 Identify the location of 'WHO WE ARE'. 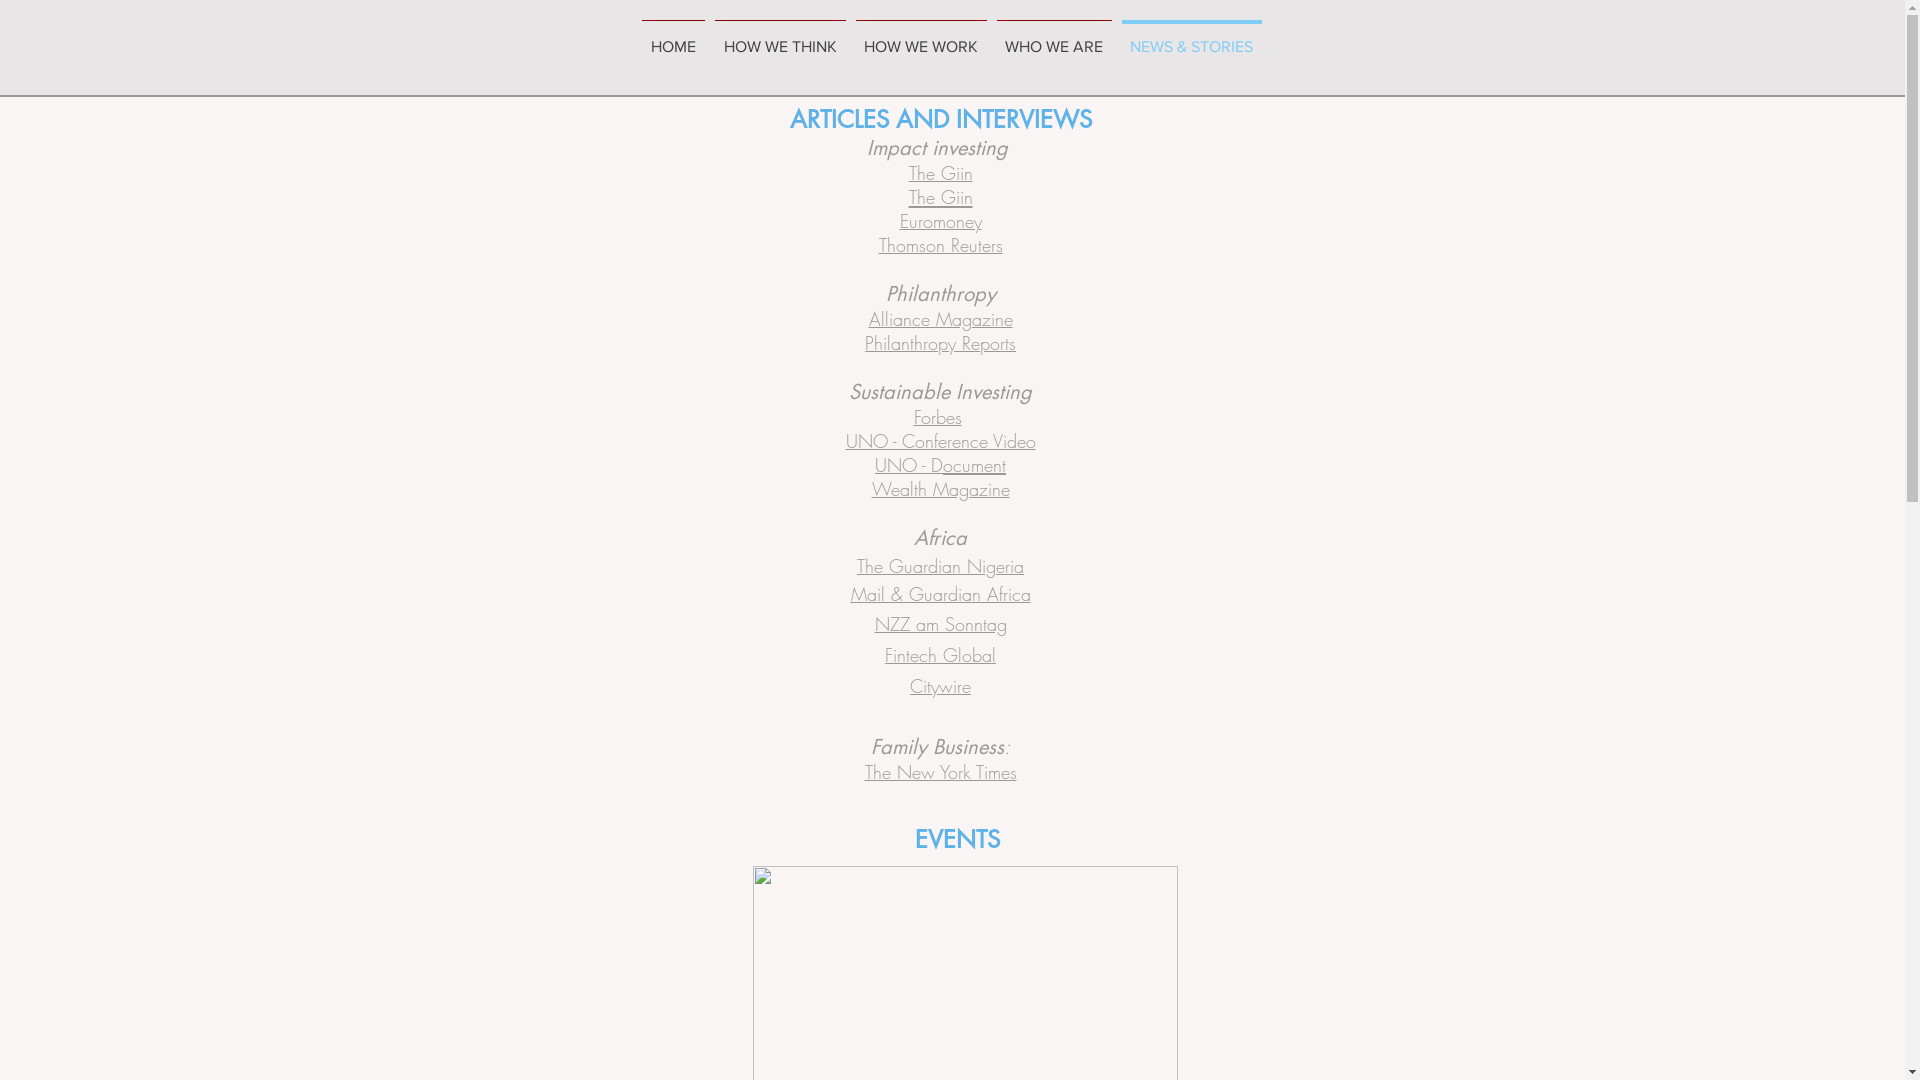
(992, 38).